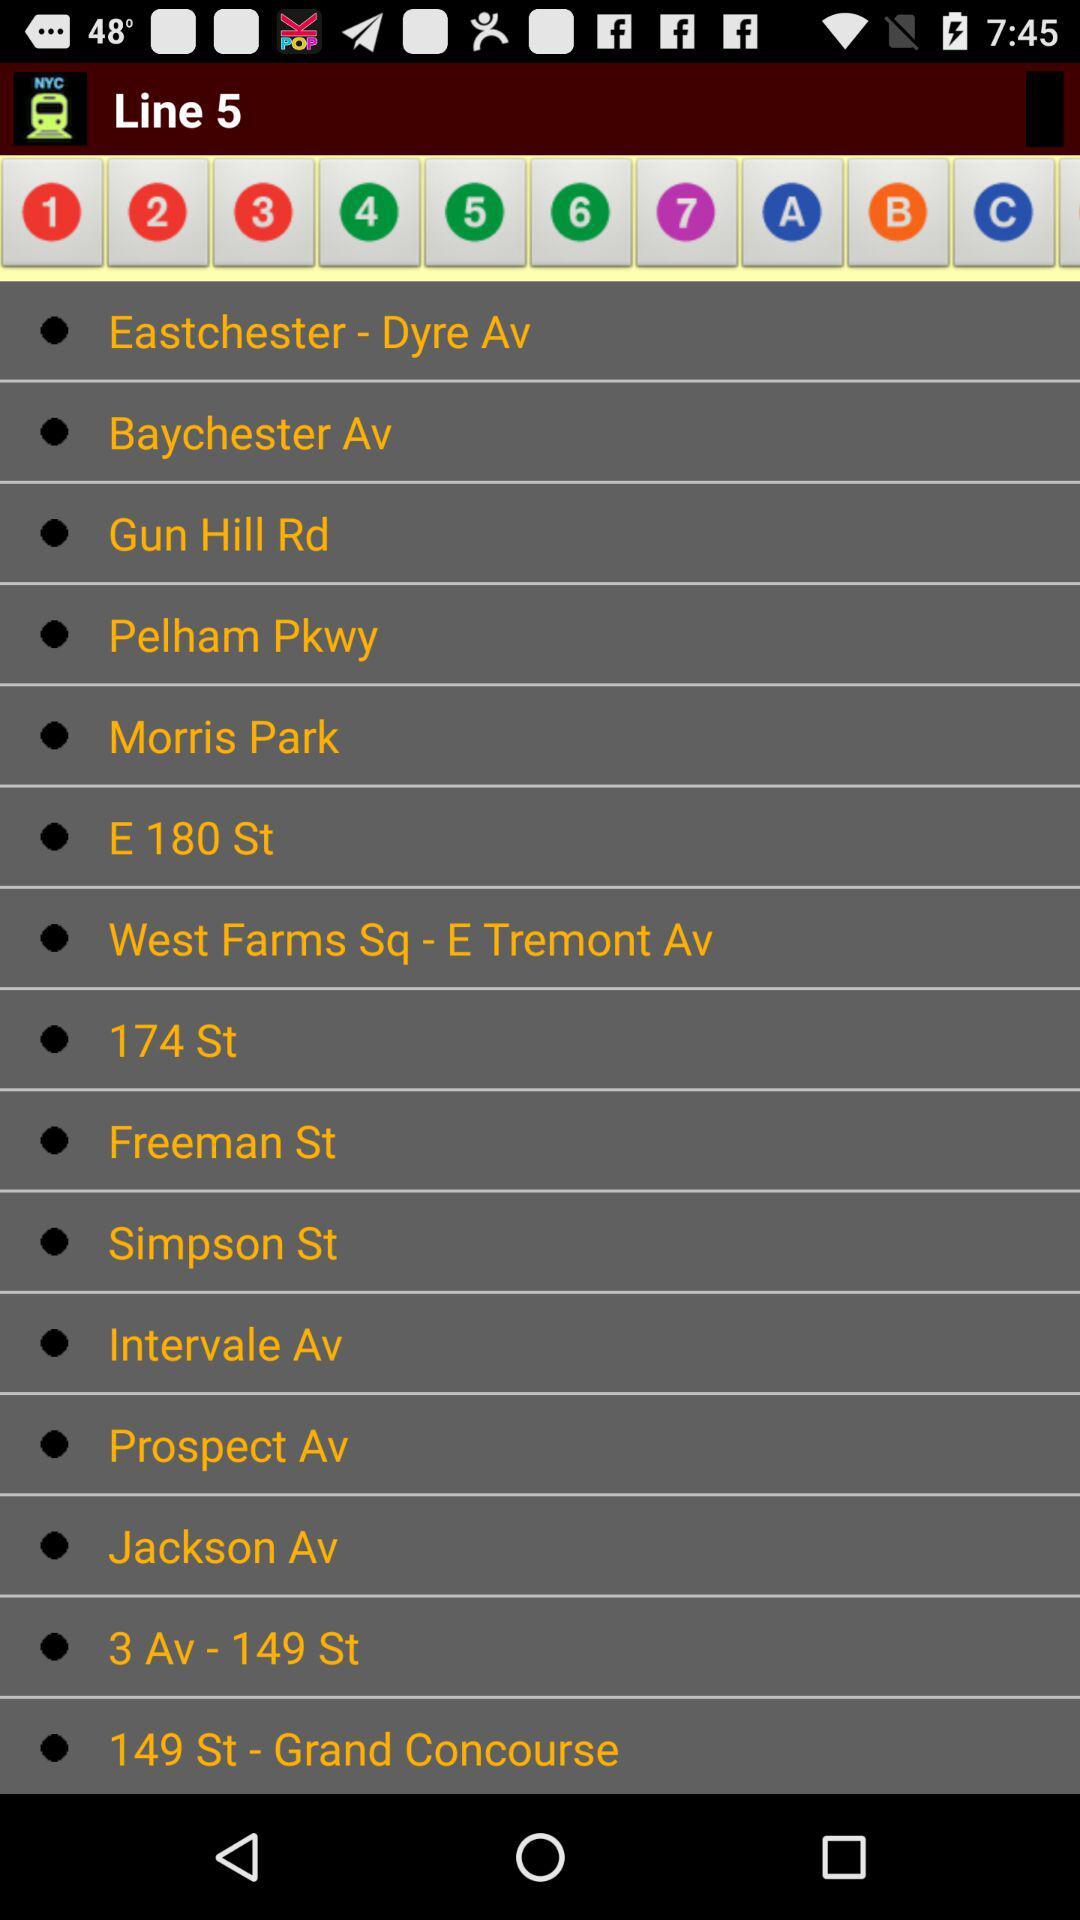  Describe the element at coordinates (593, 1038) in the screenshot. I see `174 st` at that location.